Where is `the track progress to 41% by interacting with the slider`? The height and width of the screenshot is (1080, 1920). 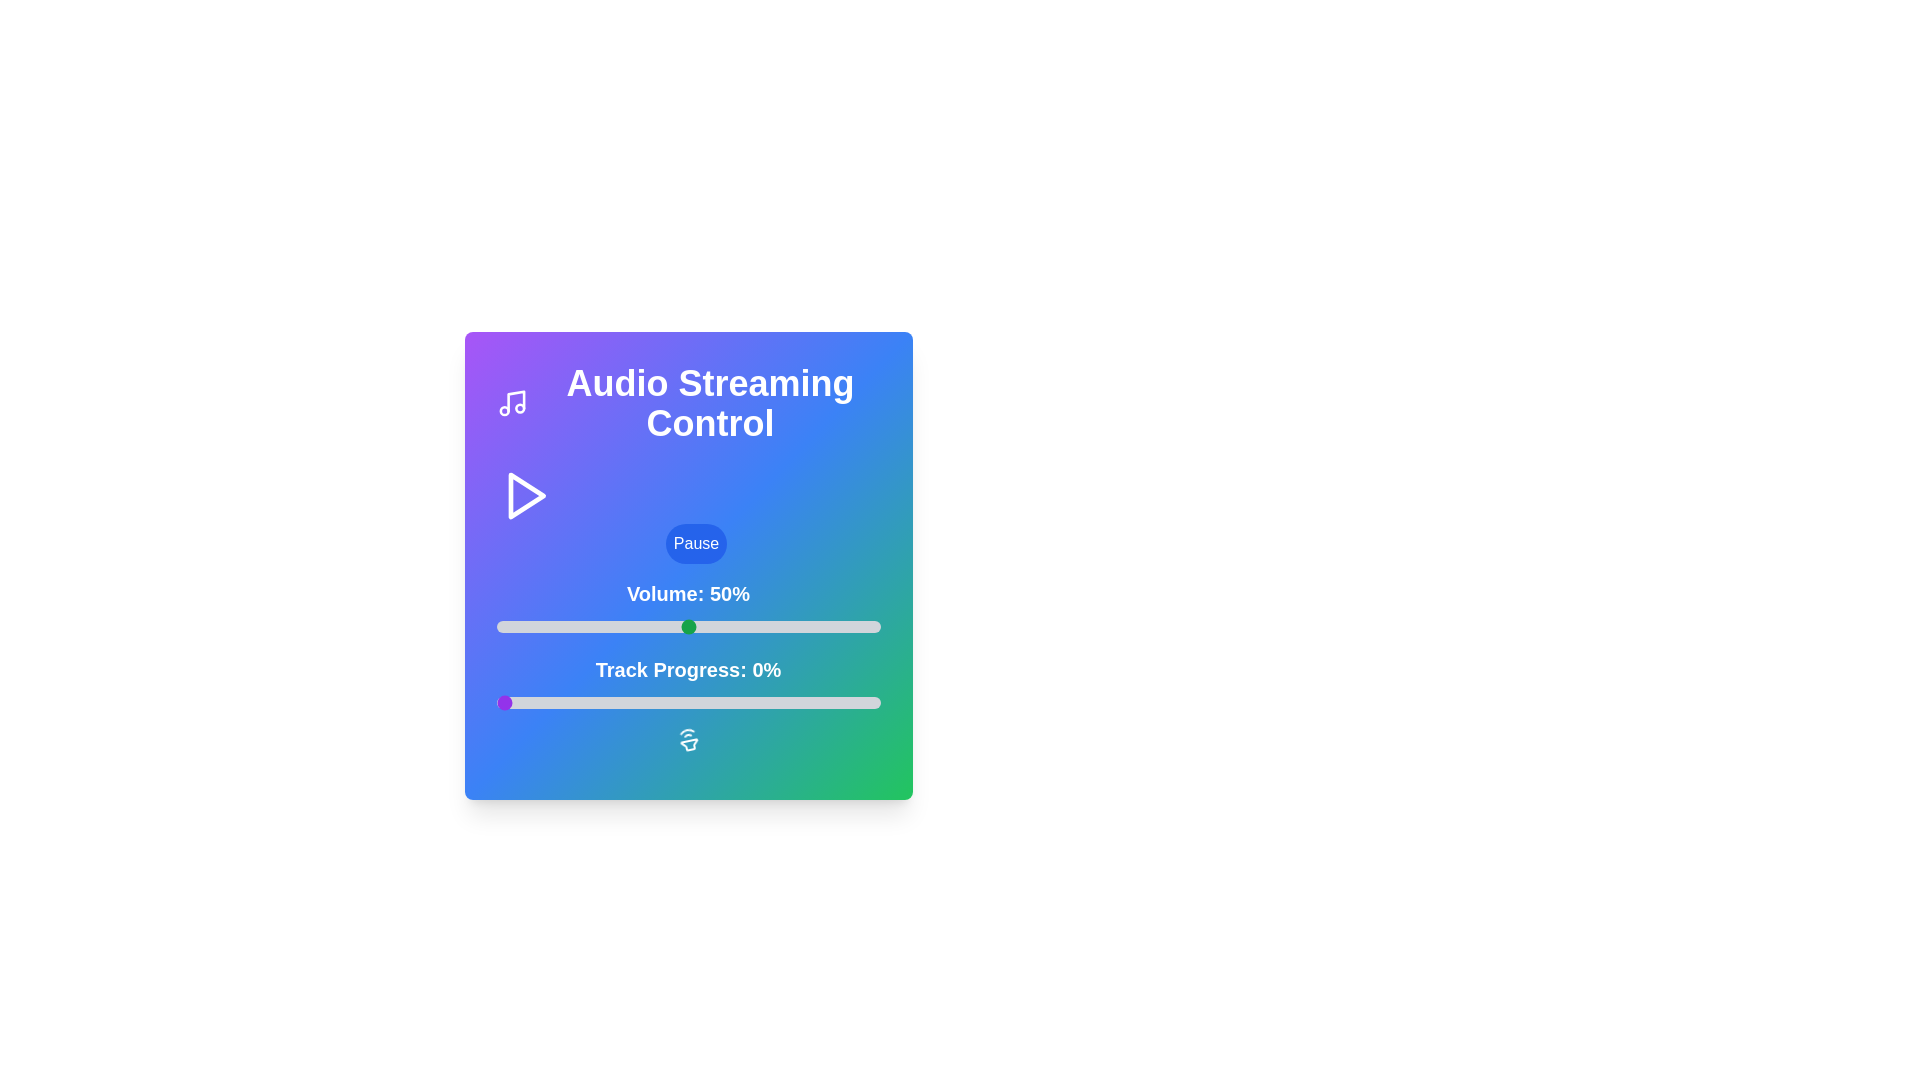
the track progress to 41% by interacting with the slider is located at coordinates (653, 701).